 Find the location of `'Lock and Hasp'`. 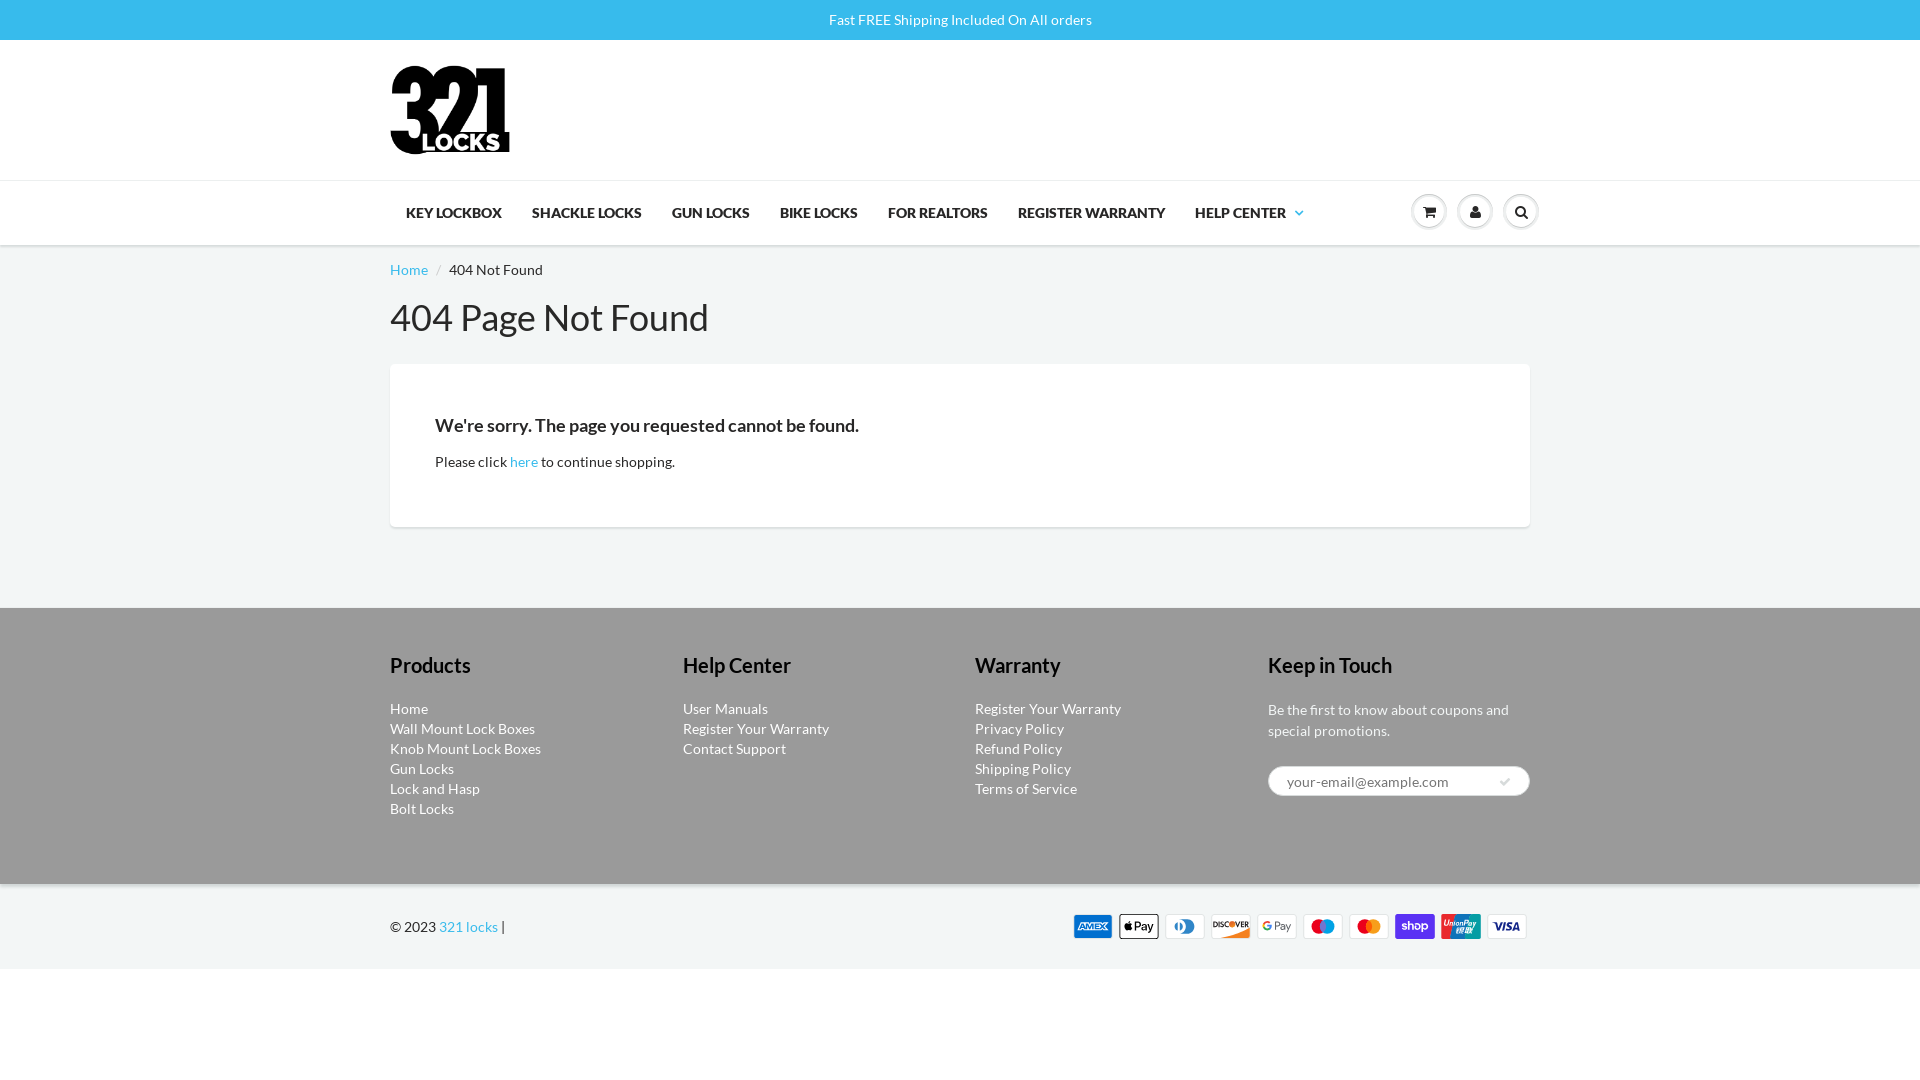

'Lock and Hasp' is located at coordinates (434, 787).